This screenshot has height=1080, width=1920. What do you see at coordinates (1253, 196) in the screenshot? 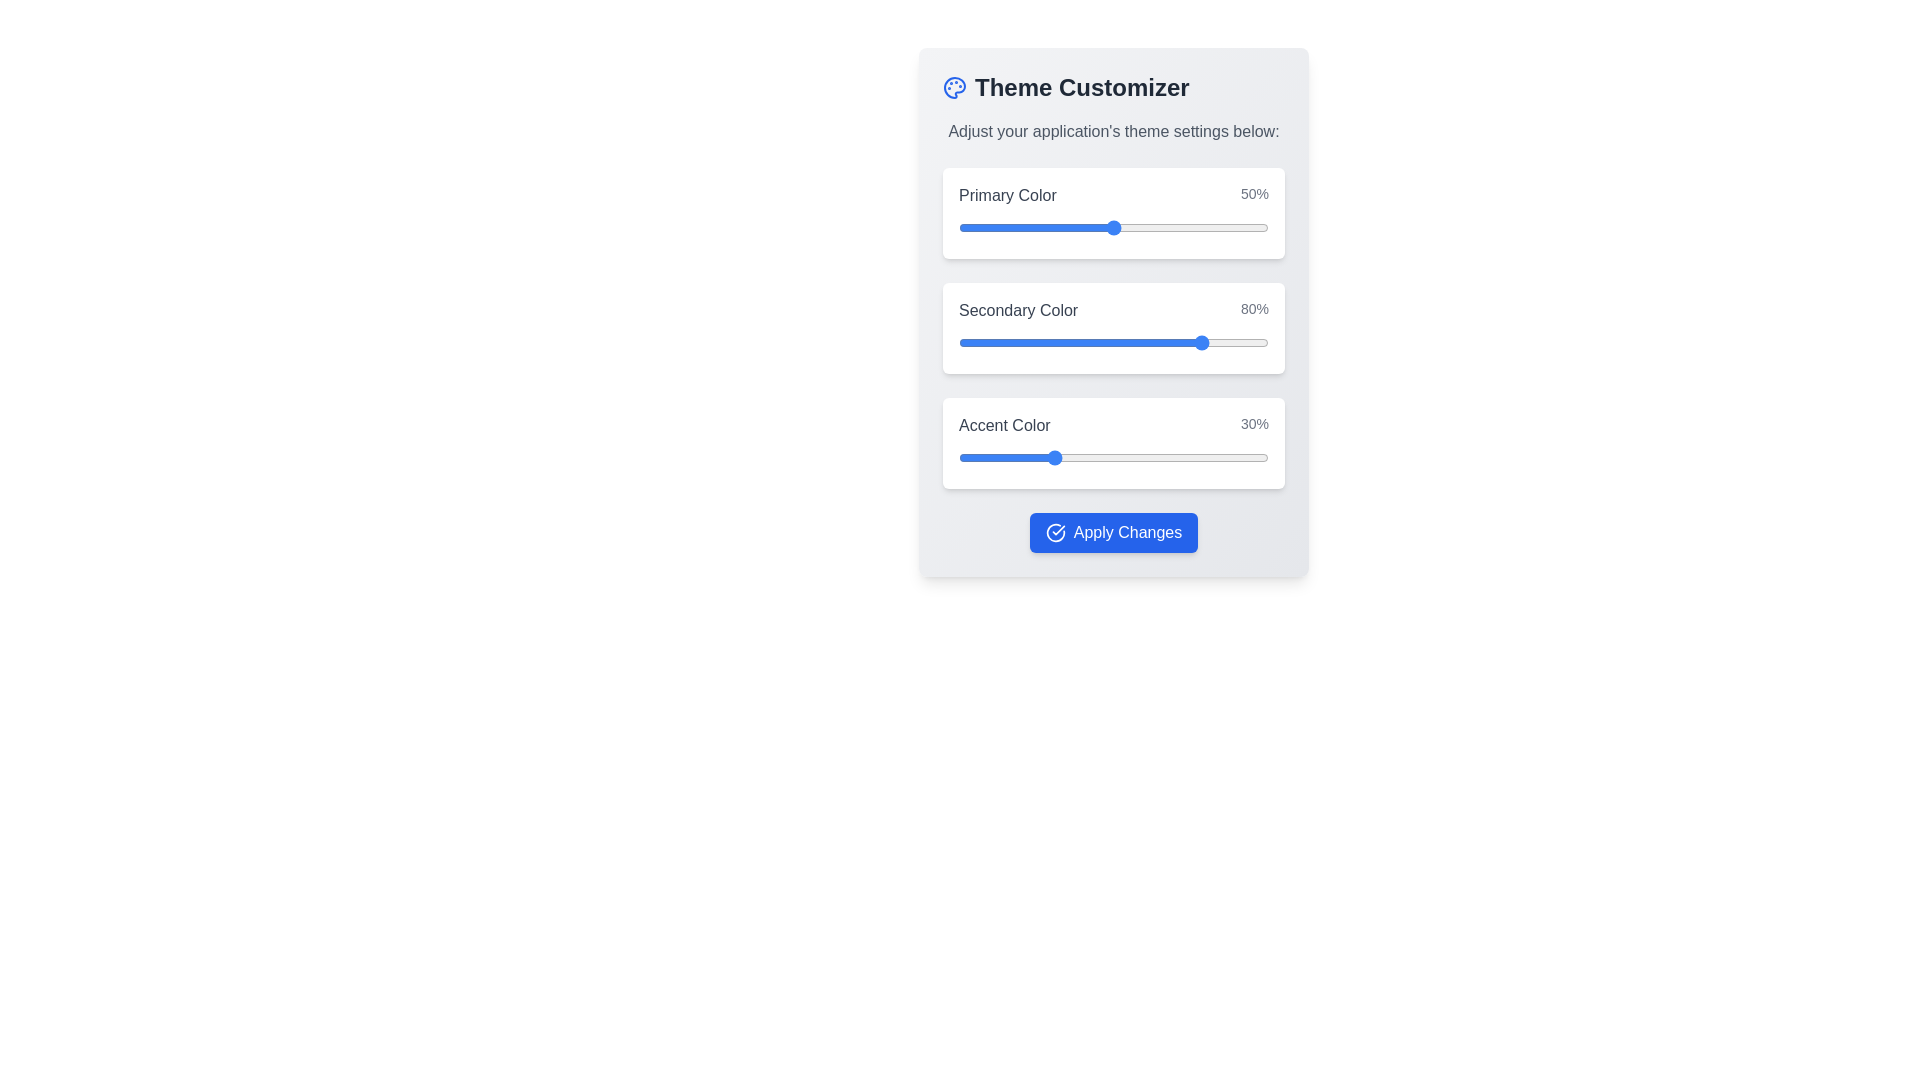
I see `the static text displaying '50%' in gray font, which is located in the 'Primary Color' section, positioned to the right of the label and above a horizontal slider bar` at bounding box center [1253, 196].